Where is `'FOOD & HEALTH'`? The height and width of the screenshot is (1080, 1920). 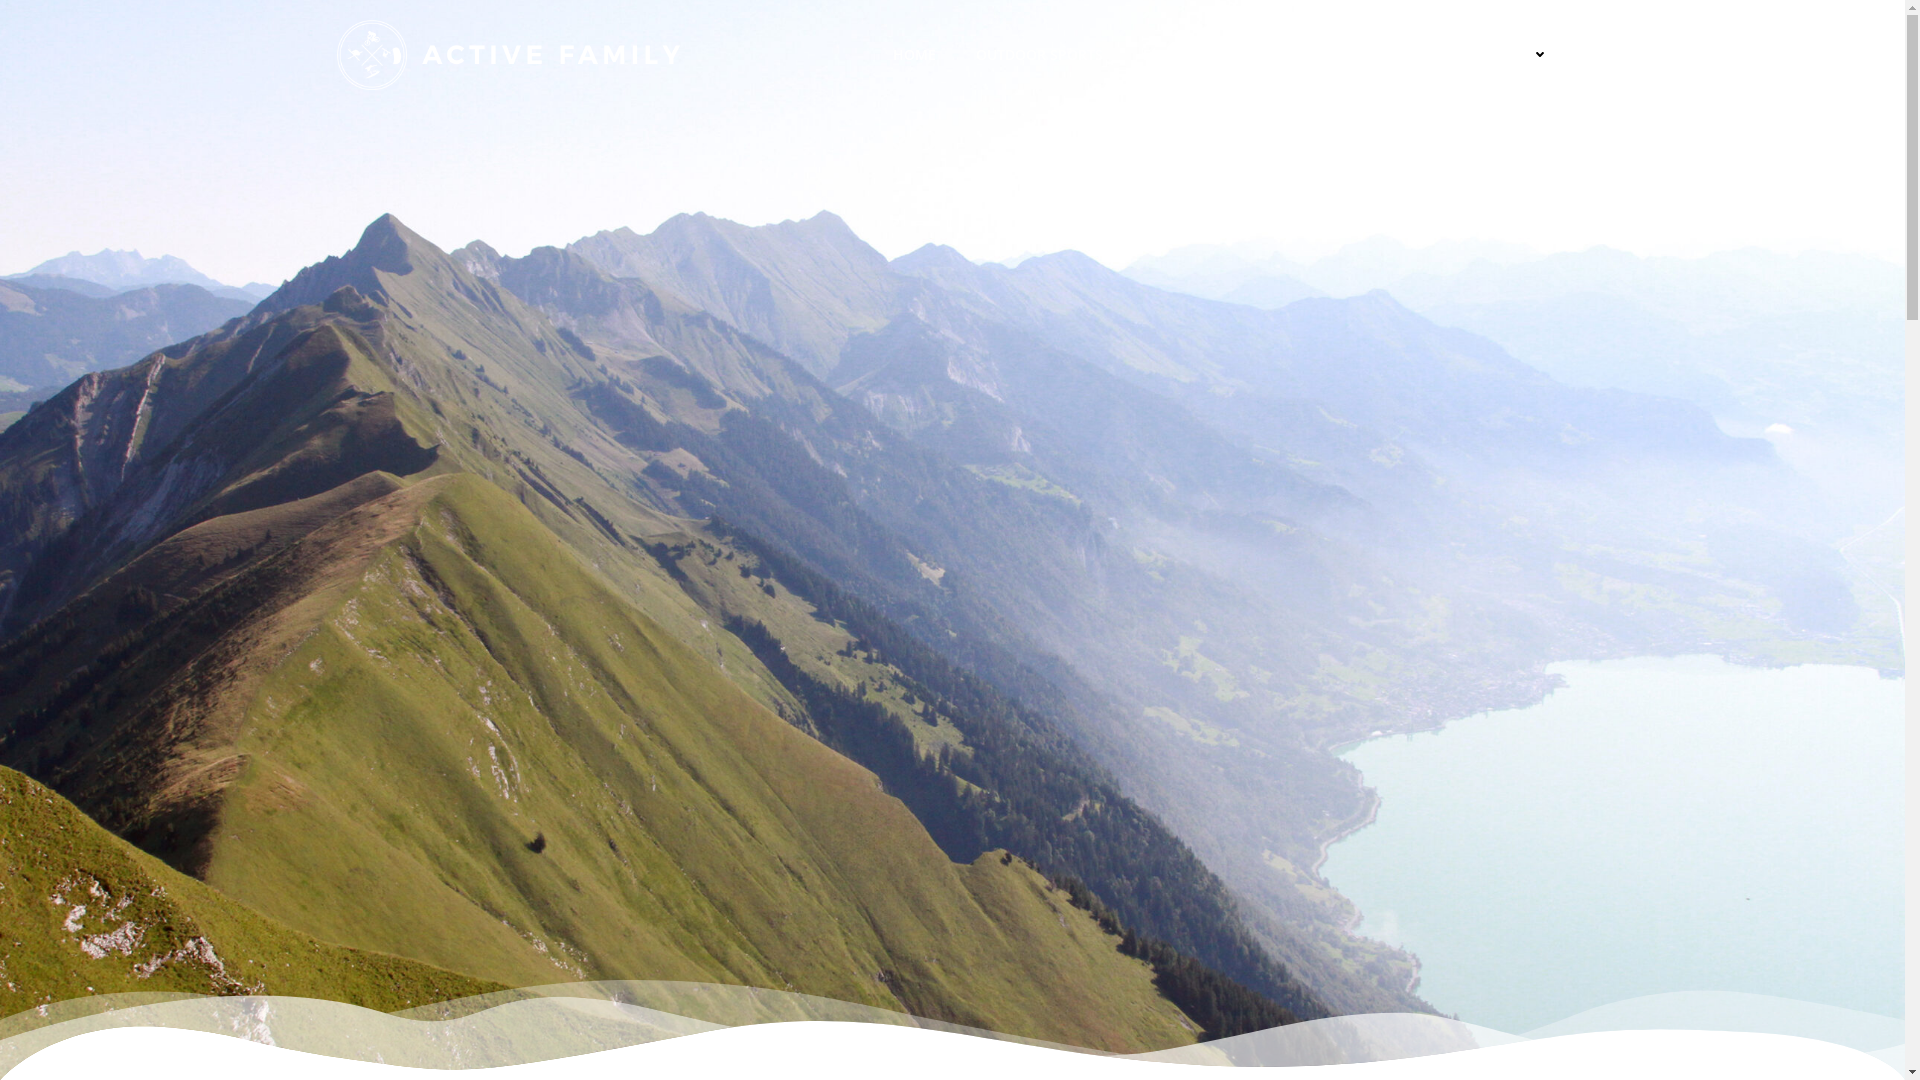
'FOOD & HEALTH' is located at coordinates (1198, 53).